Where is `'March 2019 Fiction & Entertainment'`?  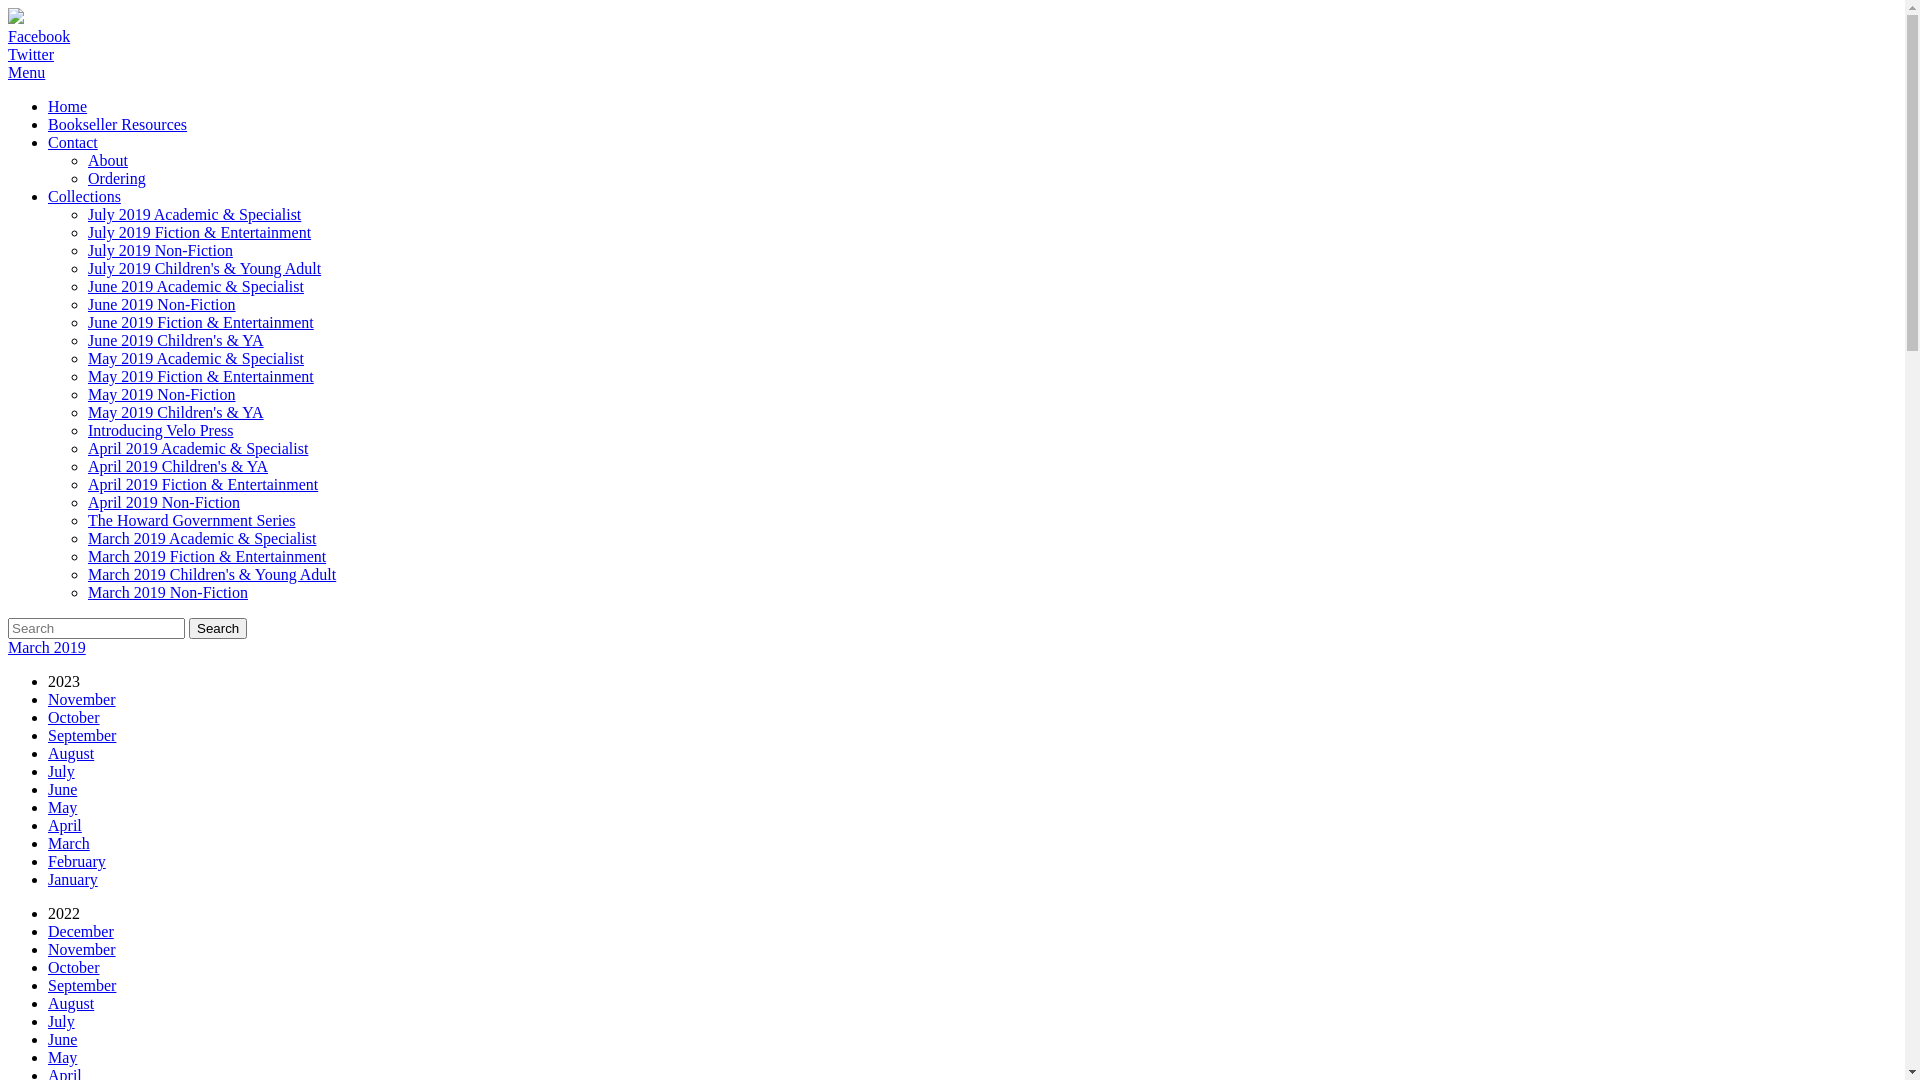 'March 2019 Fiction & Entertainment' is located at coordinates (206, 556).